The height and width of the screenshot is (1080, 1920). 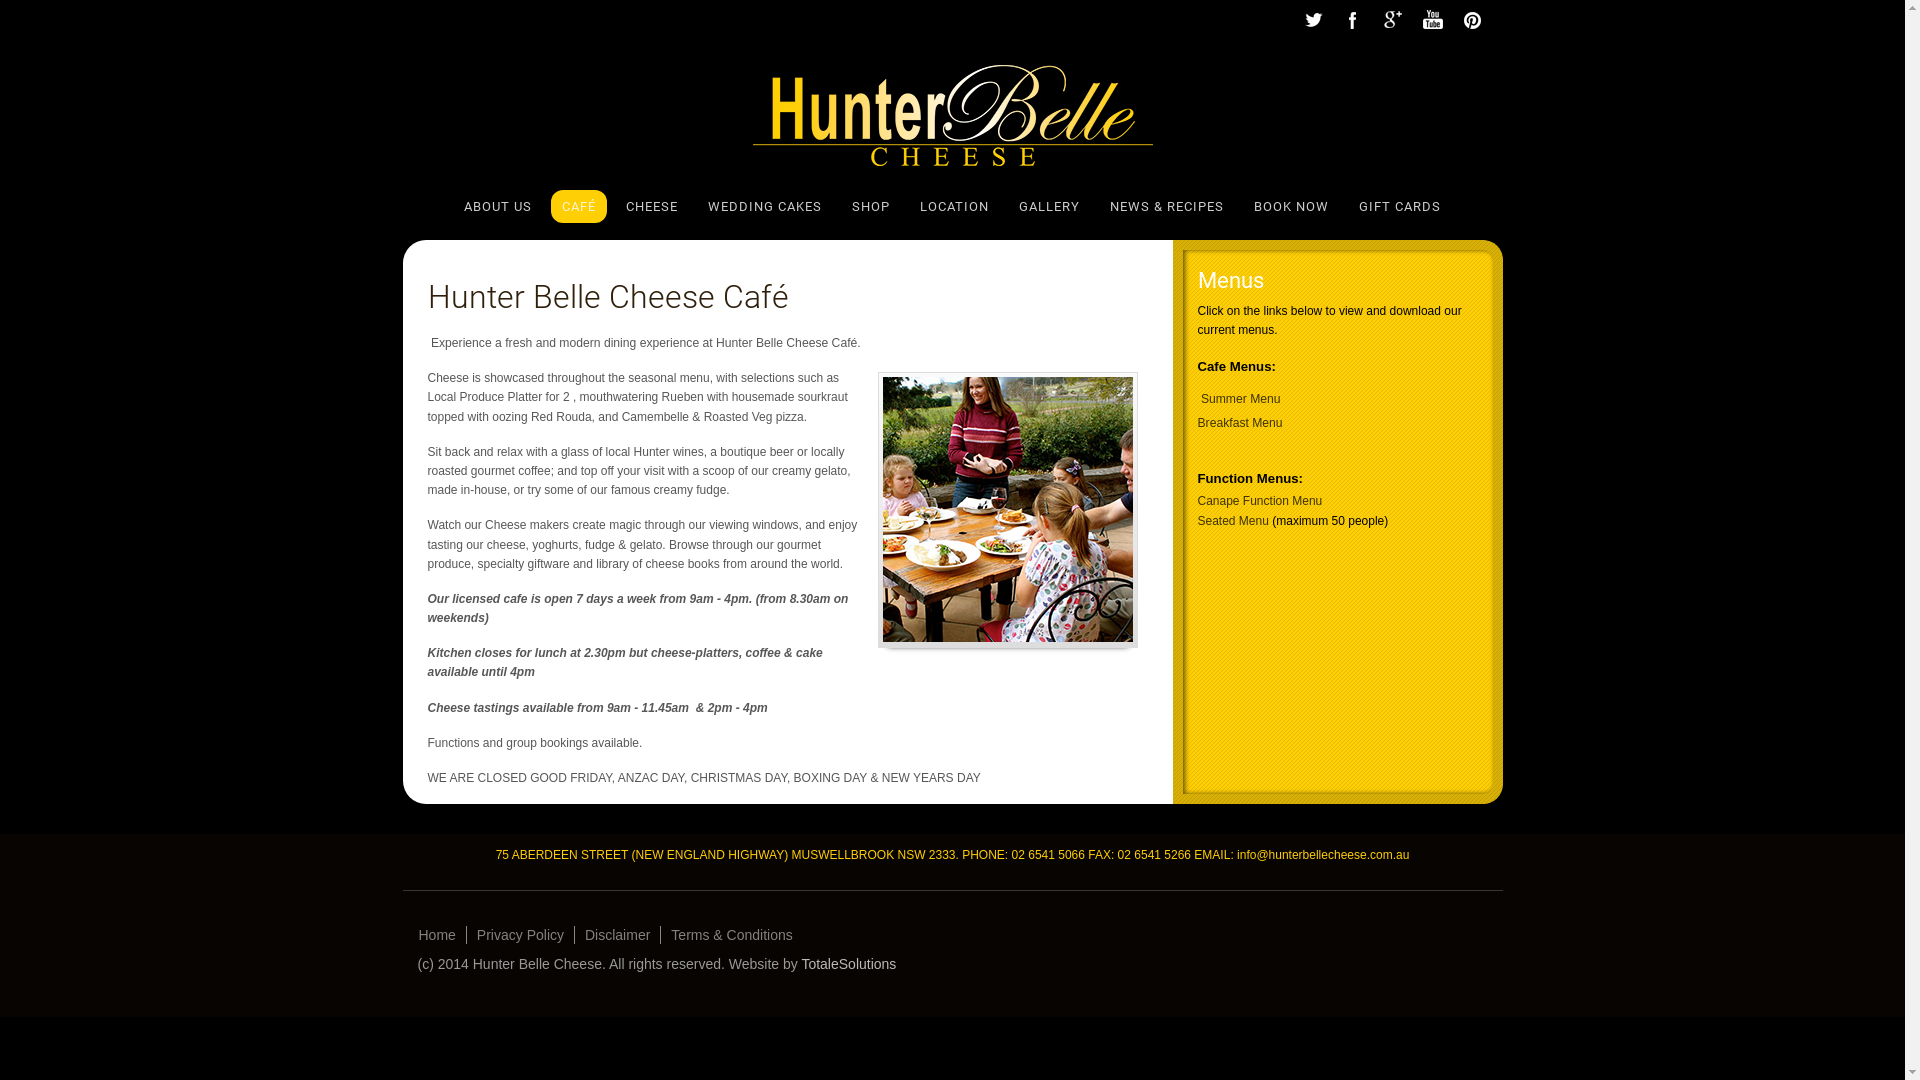 I want to click on 'LOCATION', so click(x=953, y=206).